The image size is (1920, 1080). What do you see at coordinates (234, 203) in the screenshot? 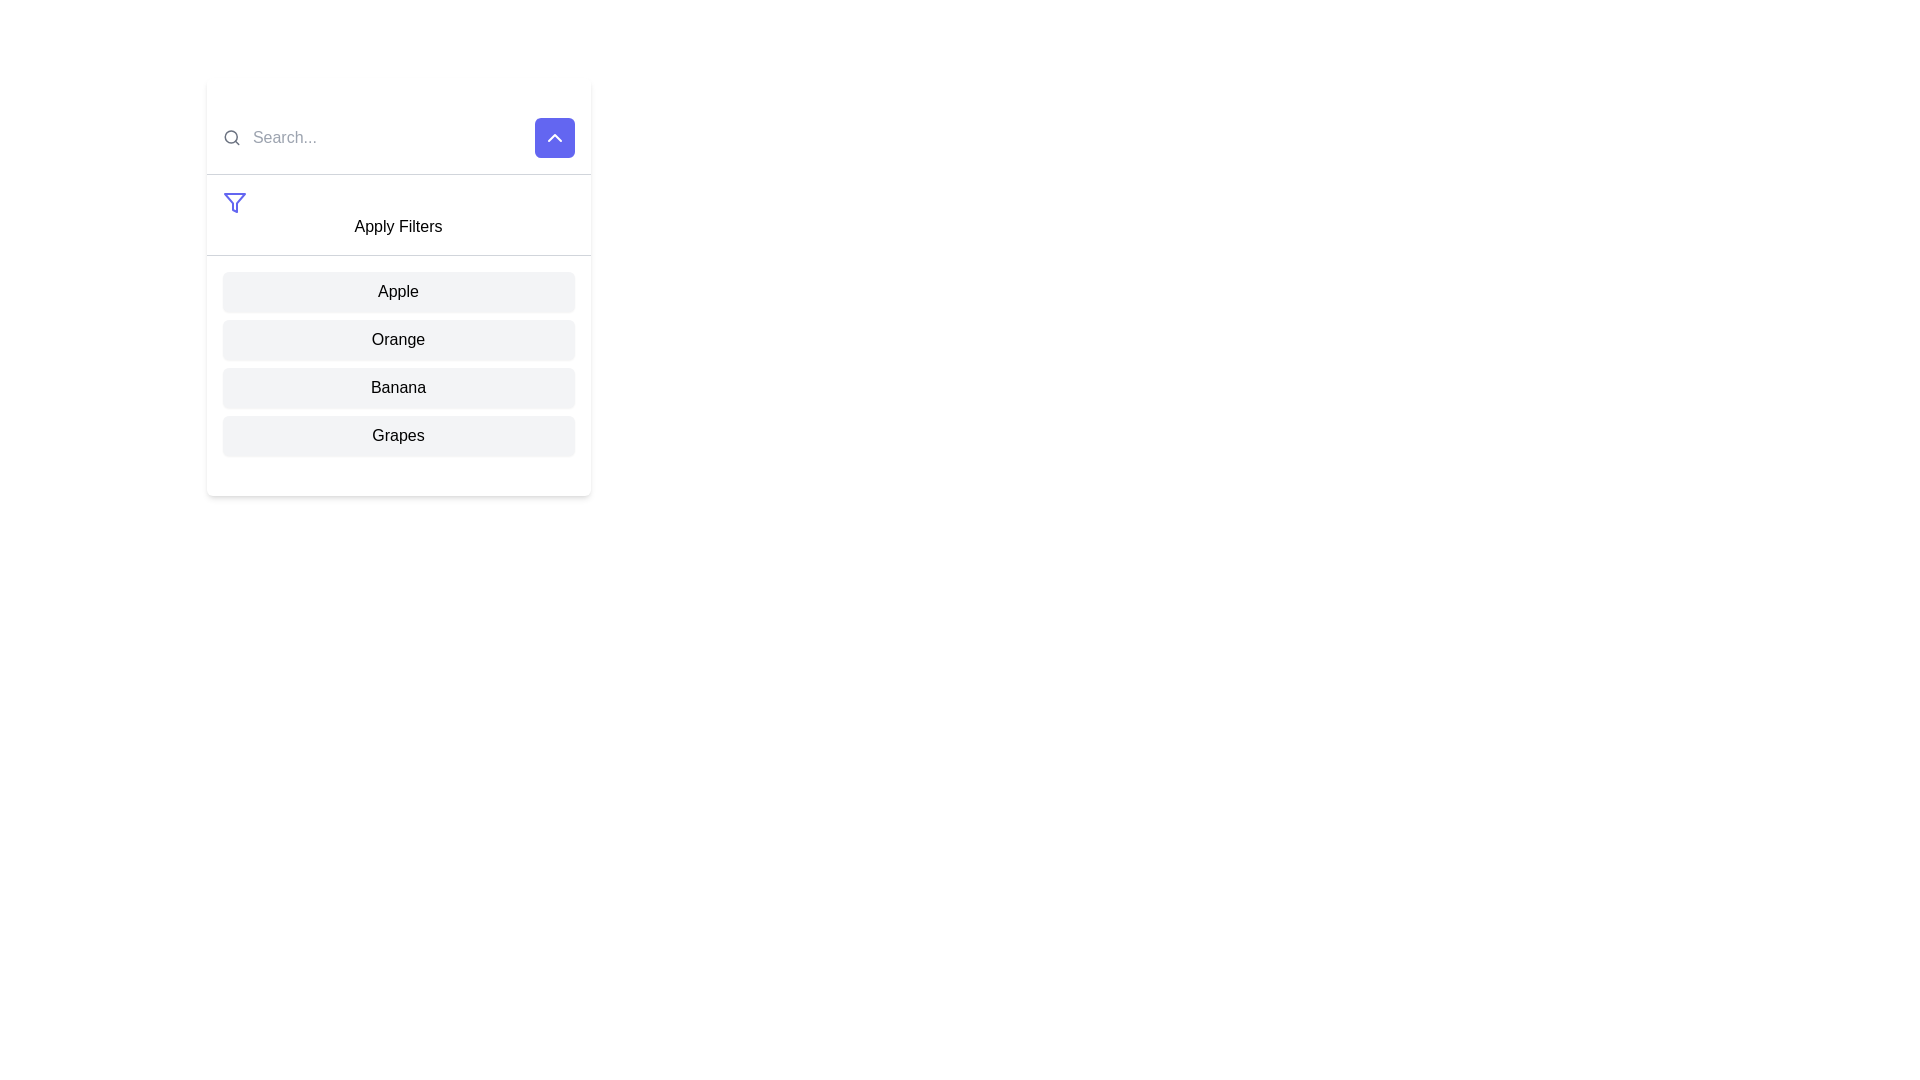
I see `the decorative filter icon with an indigo color outline, located next to the 'Apply Filters' text` at bounding box center [234, 203].